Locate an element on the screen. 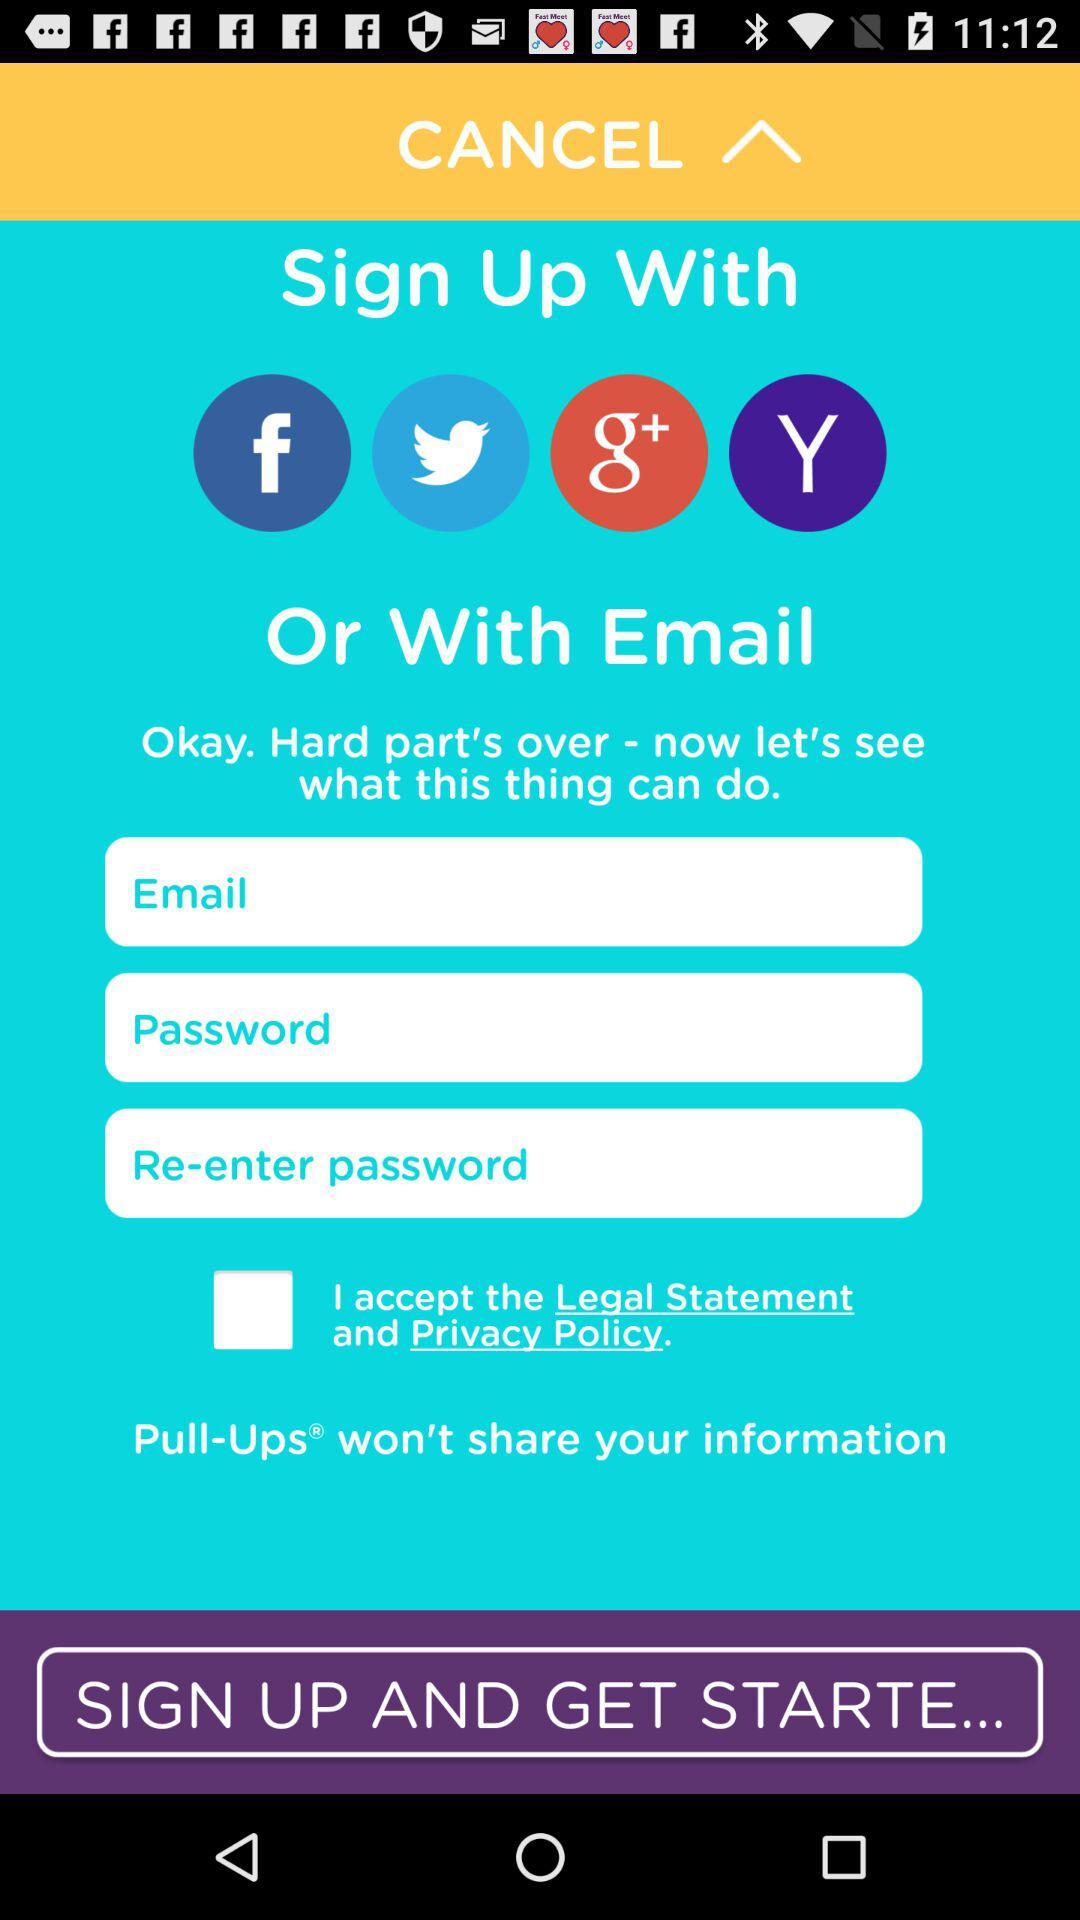  icon next to i accept the is located at coordinates (252, 1309).